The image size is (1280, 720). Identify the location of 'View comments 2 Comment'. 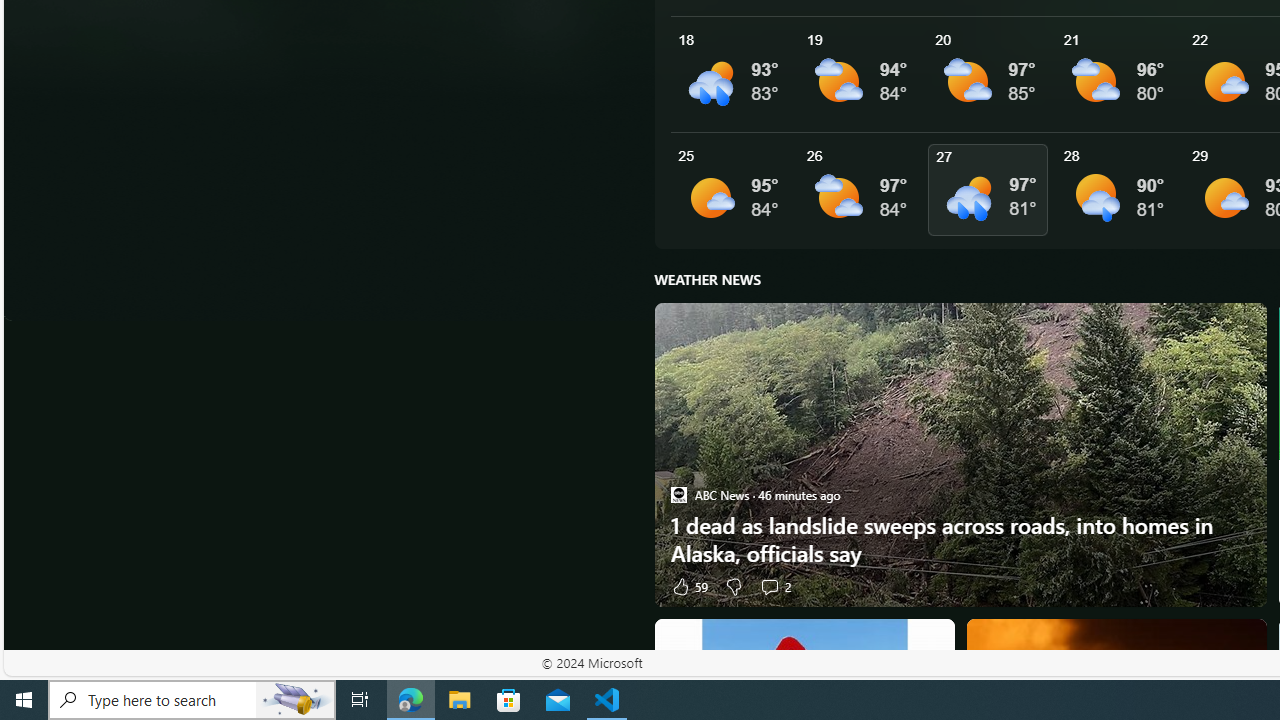
(768, 585).